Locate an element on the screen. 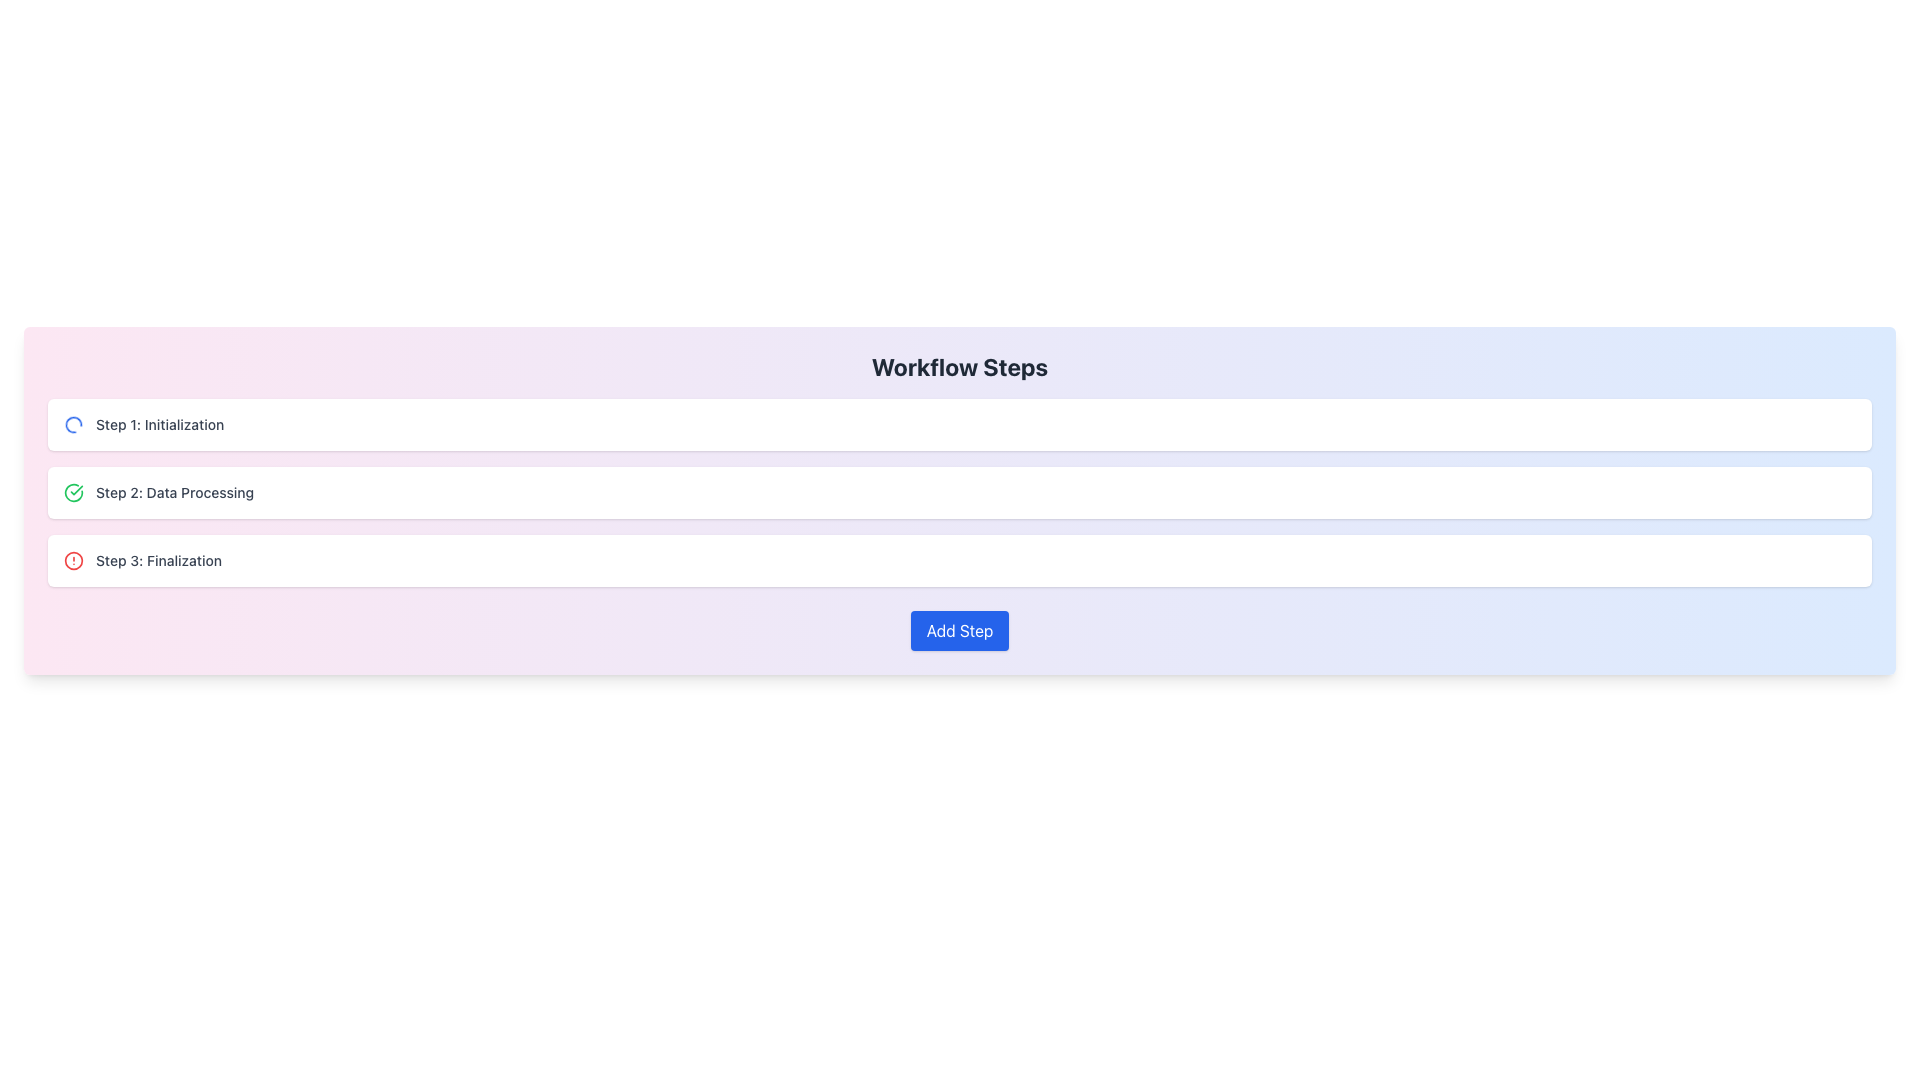 This screenshot has width=1920, height=1080. the active first step in the workflow, which features a spinning icon and text, indicating it is currently in progress is located at coordinates (143, 423).